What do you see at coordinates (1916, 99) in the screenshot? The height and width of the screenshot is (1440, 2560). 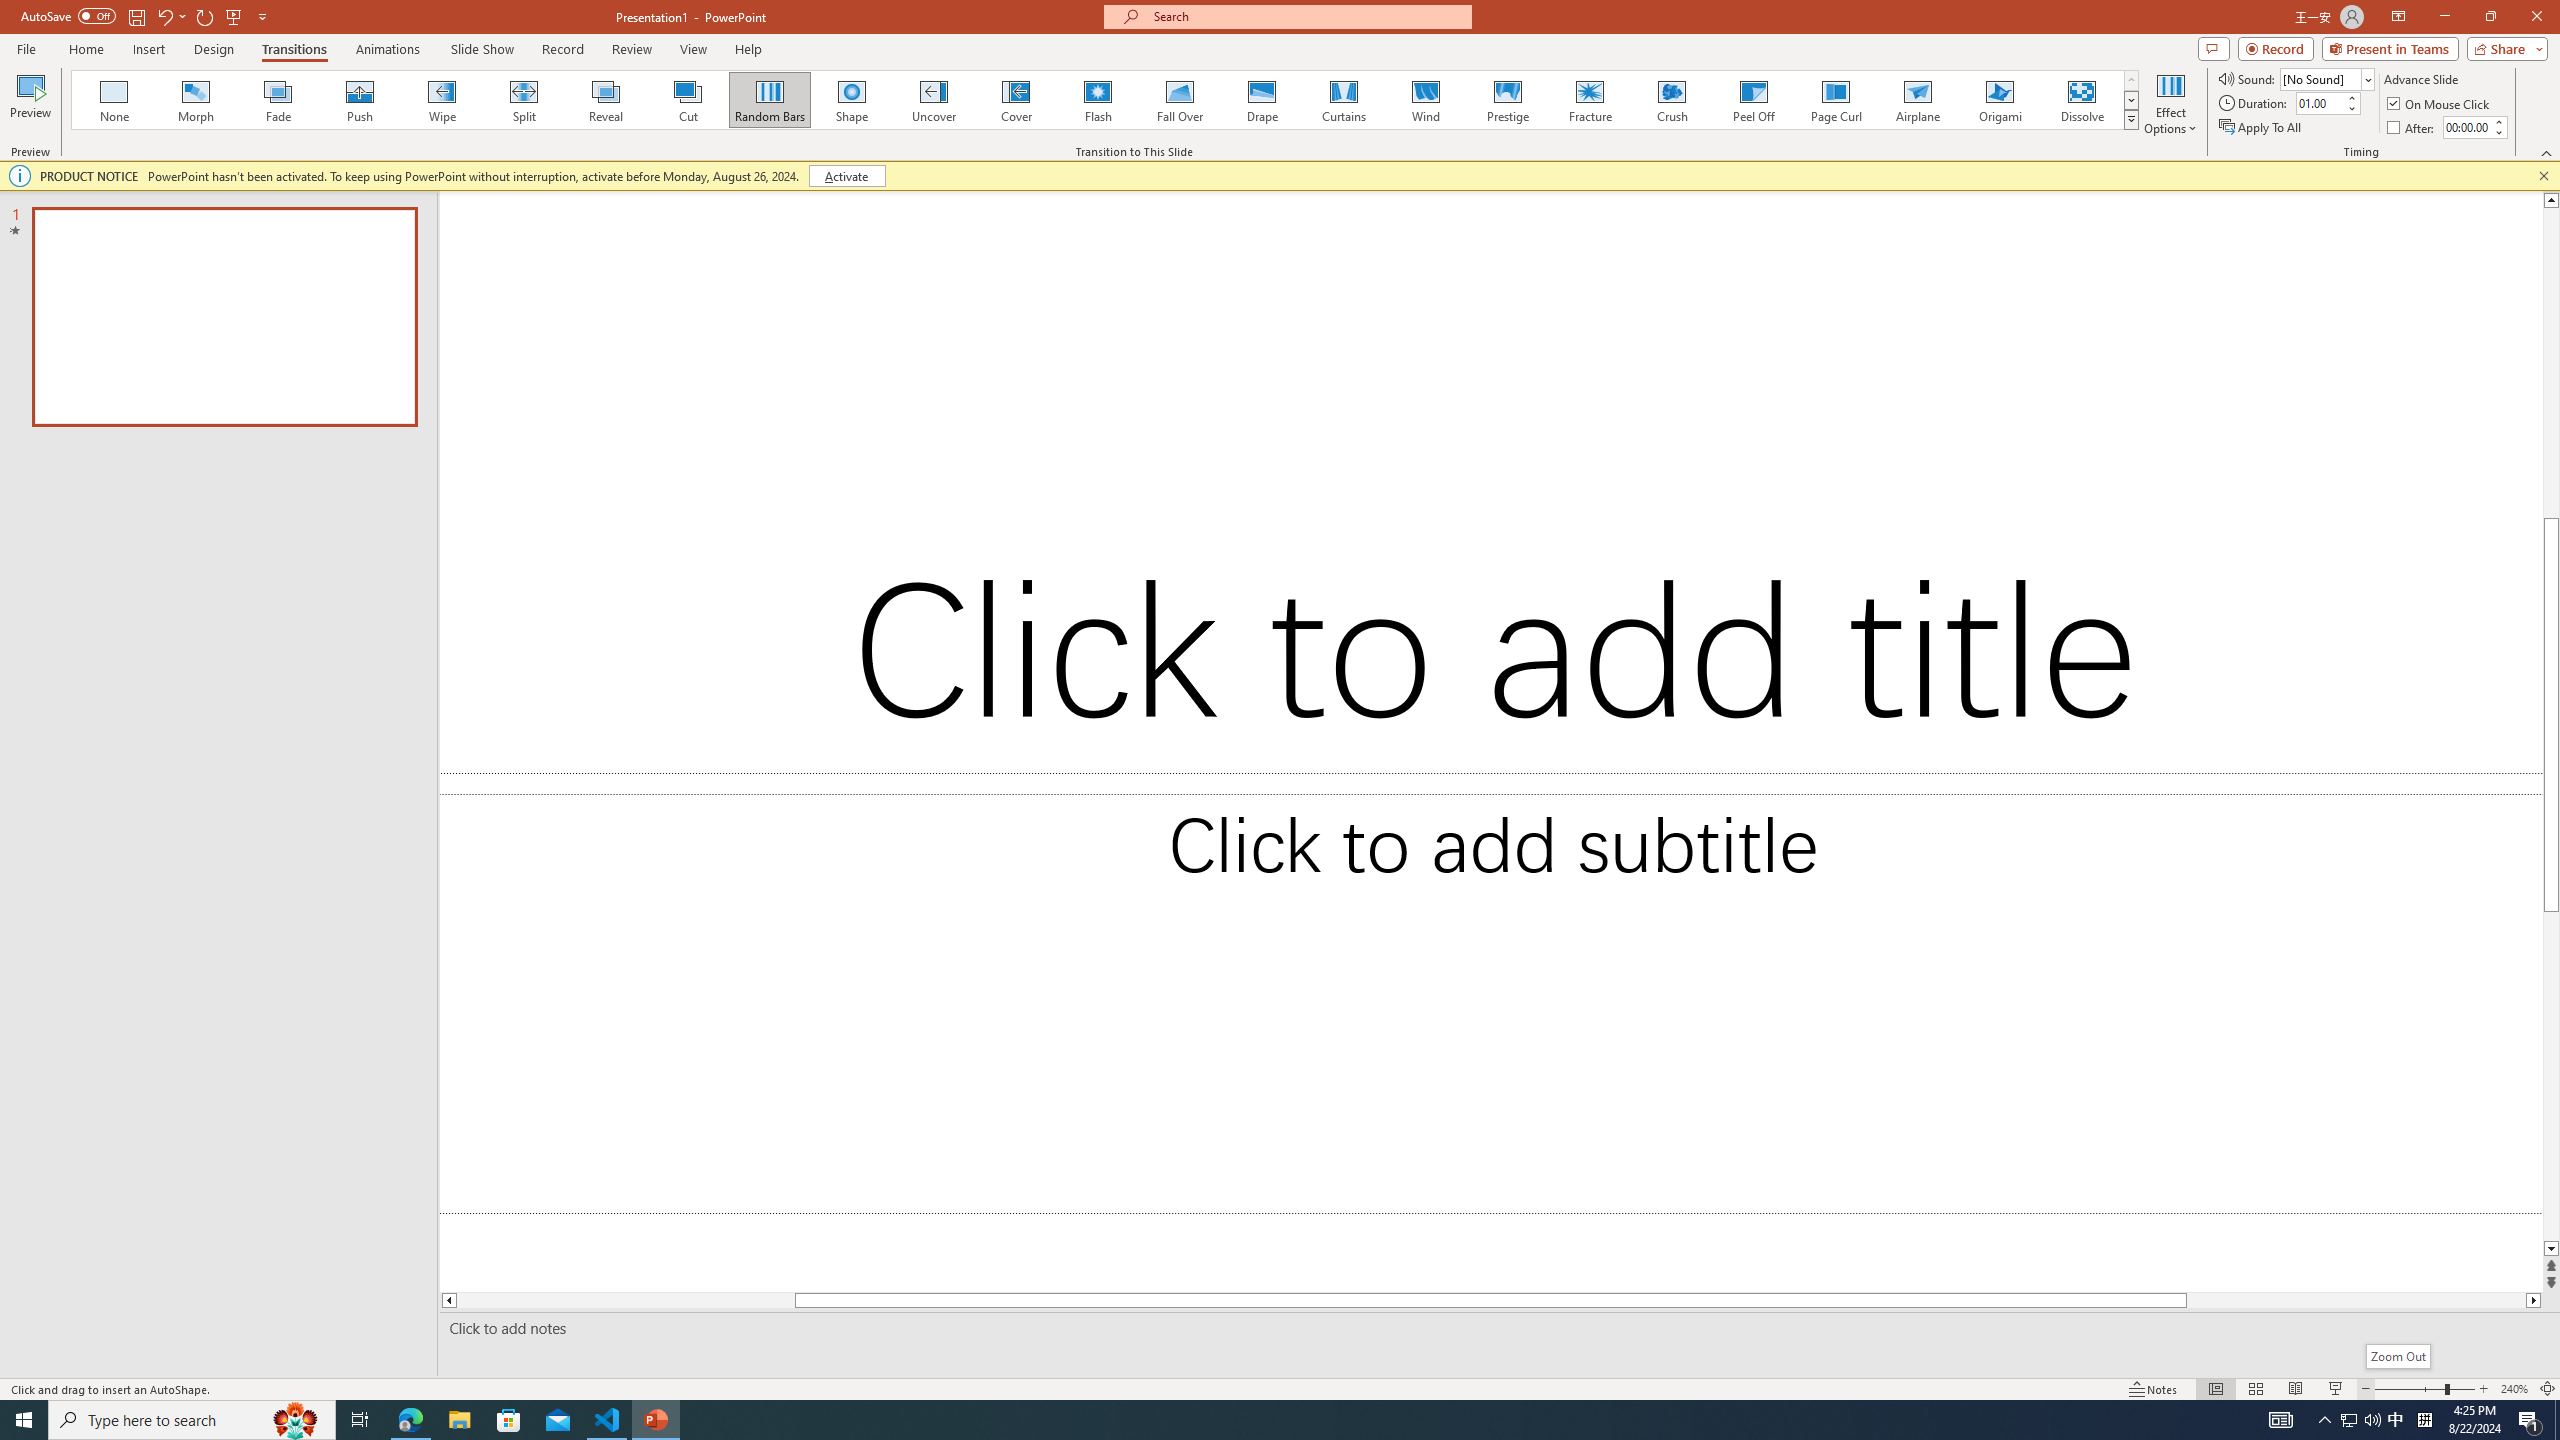 I see `'Airplane'` at bounding box center [1916, 99].